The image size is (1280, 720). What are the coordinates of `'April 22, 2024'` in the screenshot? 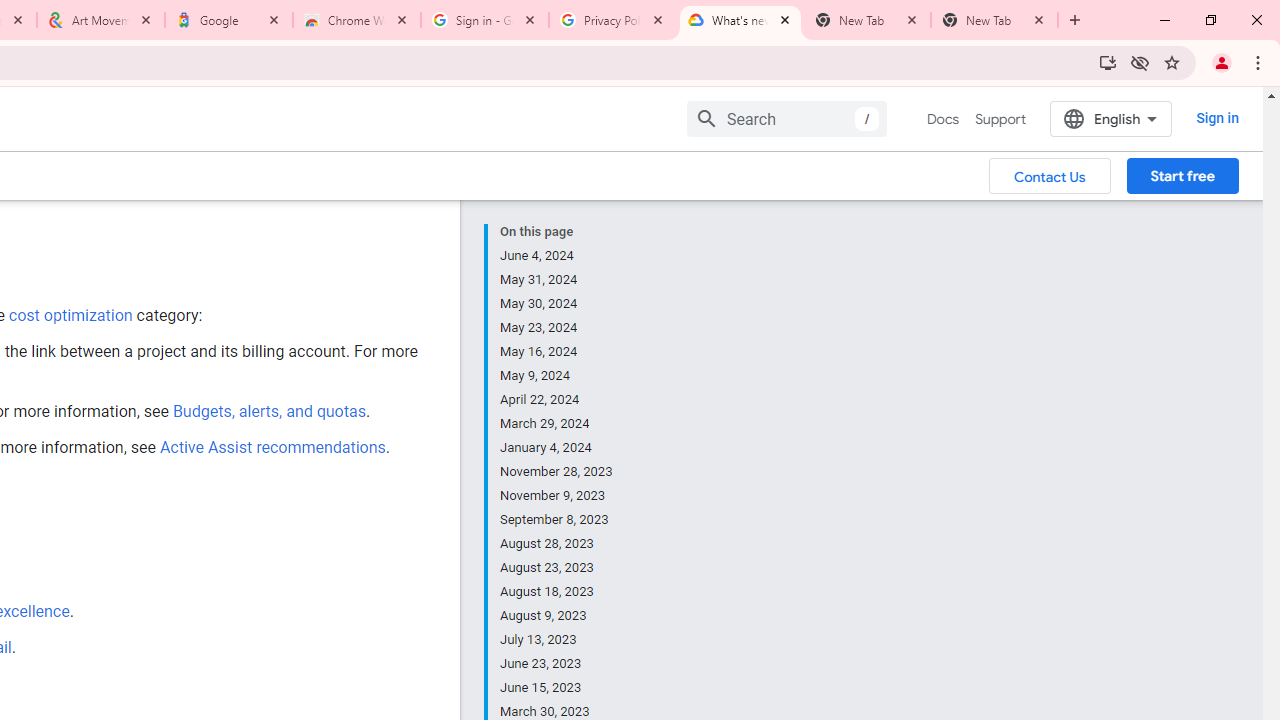 It's located at (557, 399).